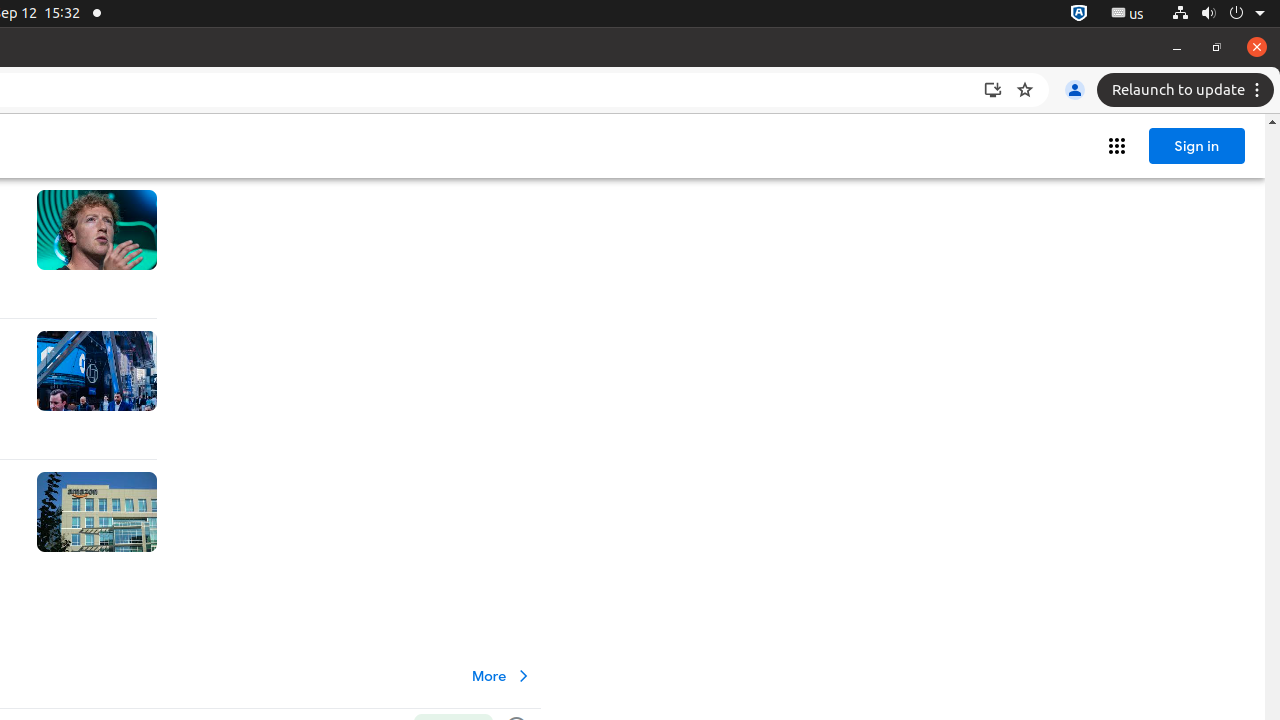 The width and height of the screenshot is (1280, 720). What do you see at coordinates (1127, 13) in the screenshot?
I see `':1.21/StatusNotifierItem'` at bounding box center [1127, 13].